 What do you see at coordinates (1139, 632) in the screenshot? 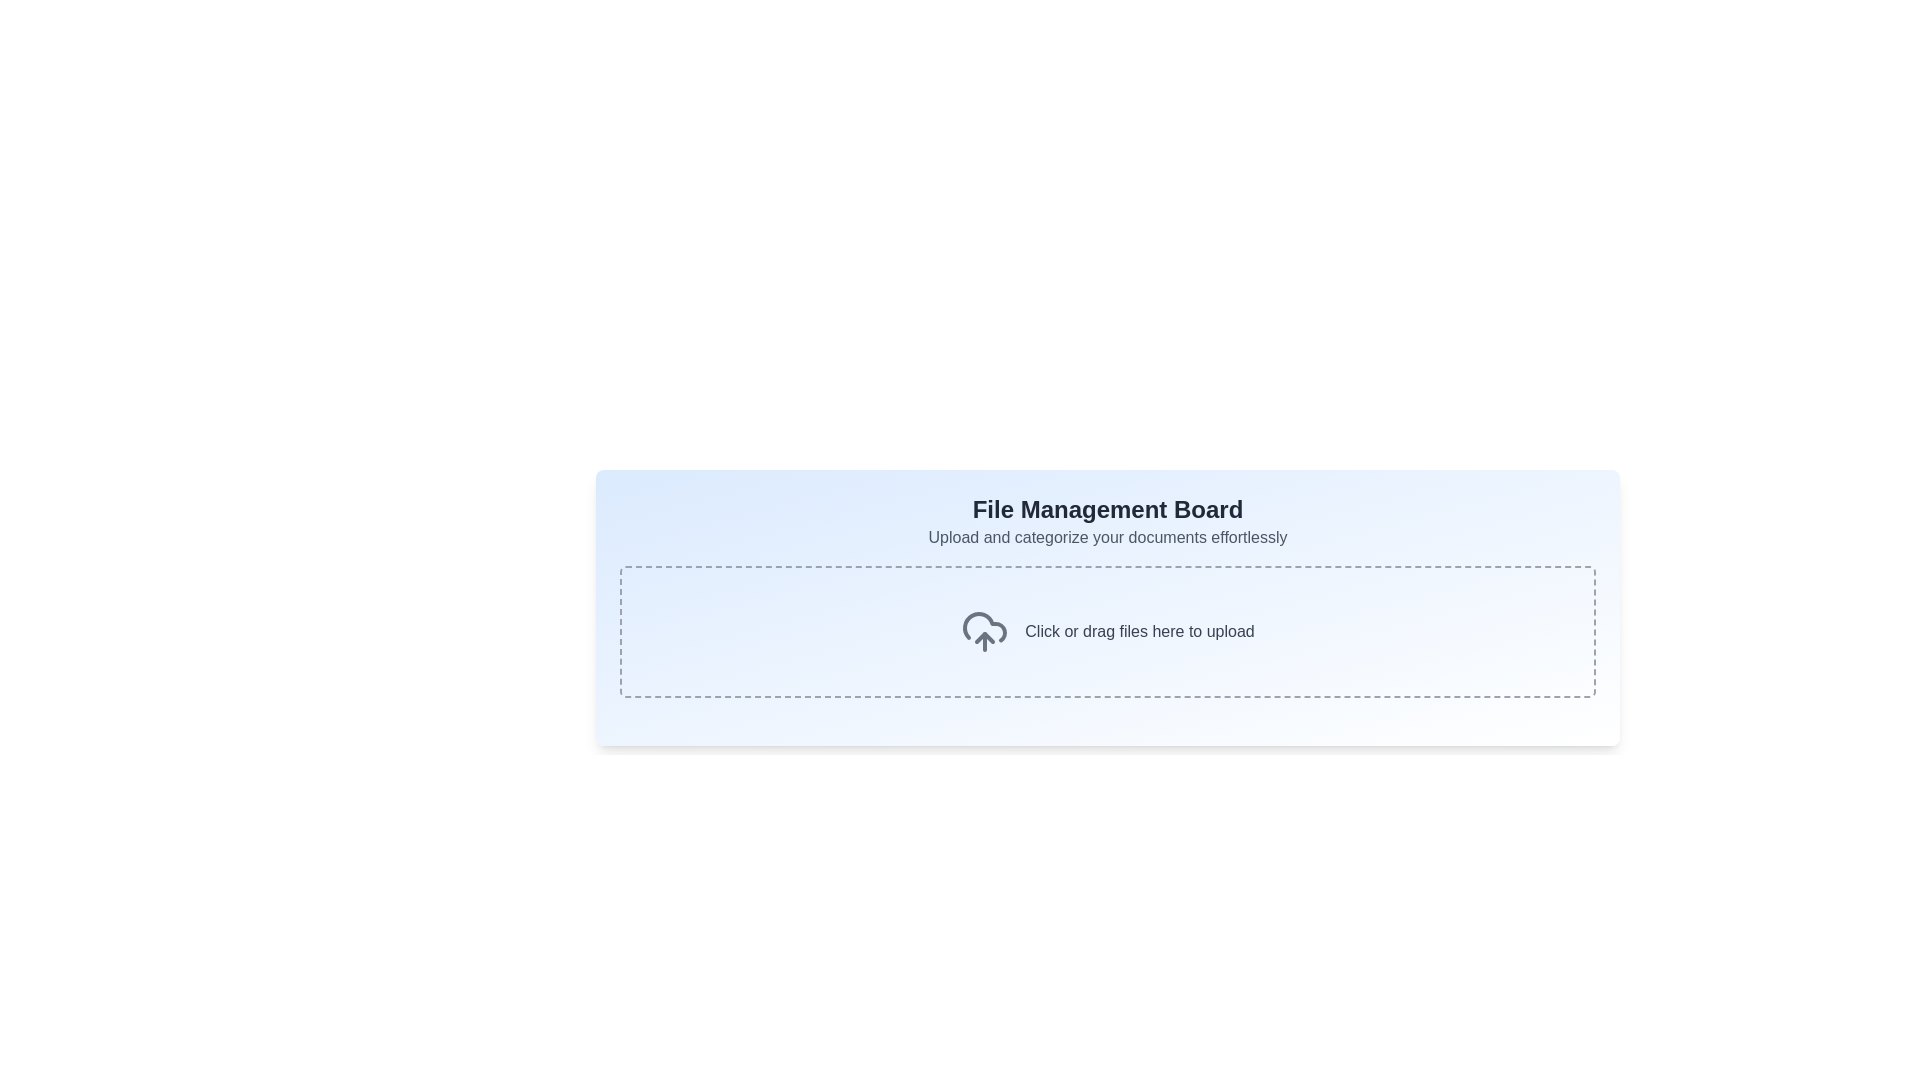
I see `the static informational text label that says 'Click or drag files here to upload', which is located inside a dashed bordered box for file uploads` at bounding box center [1139, 632].